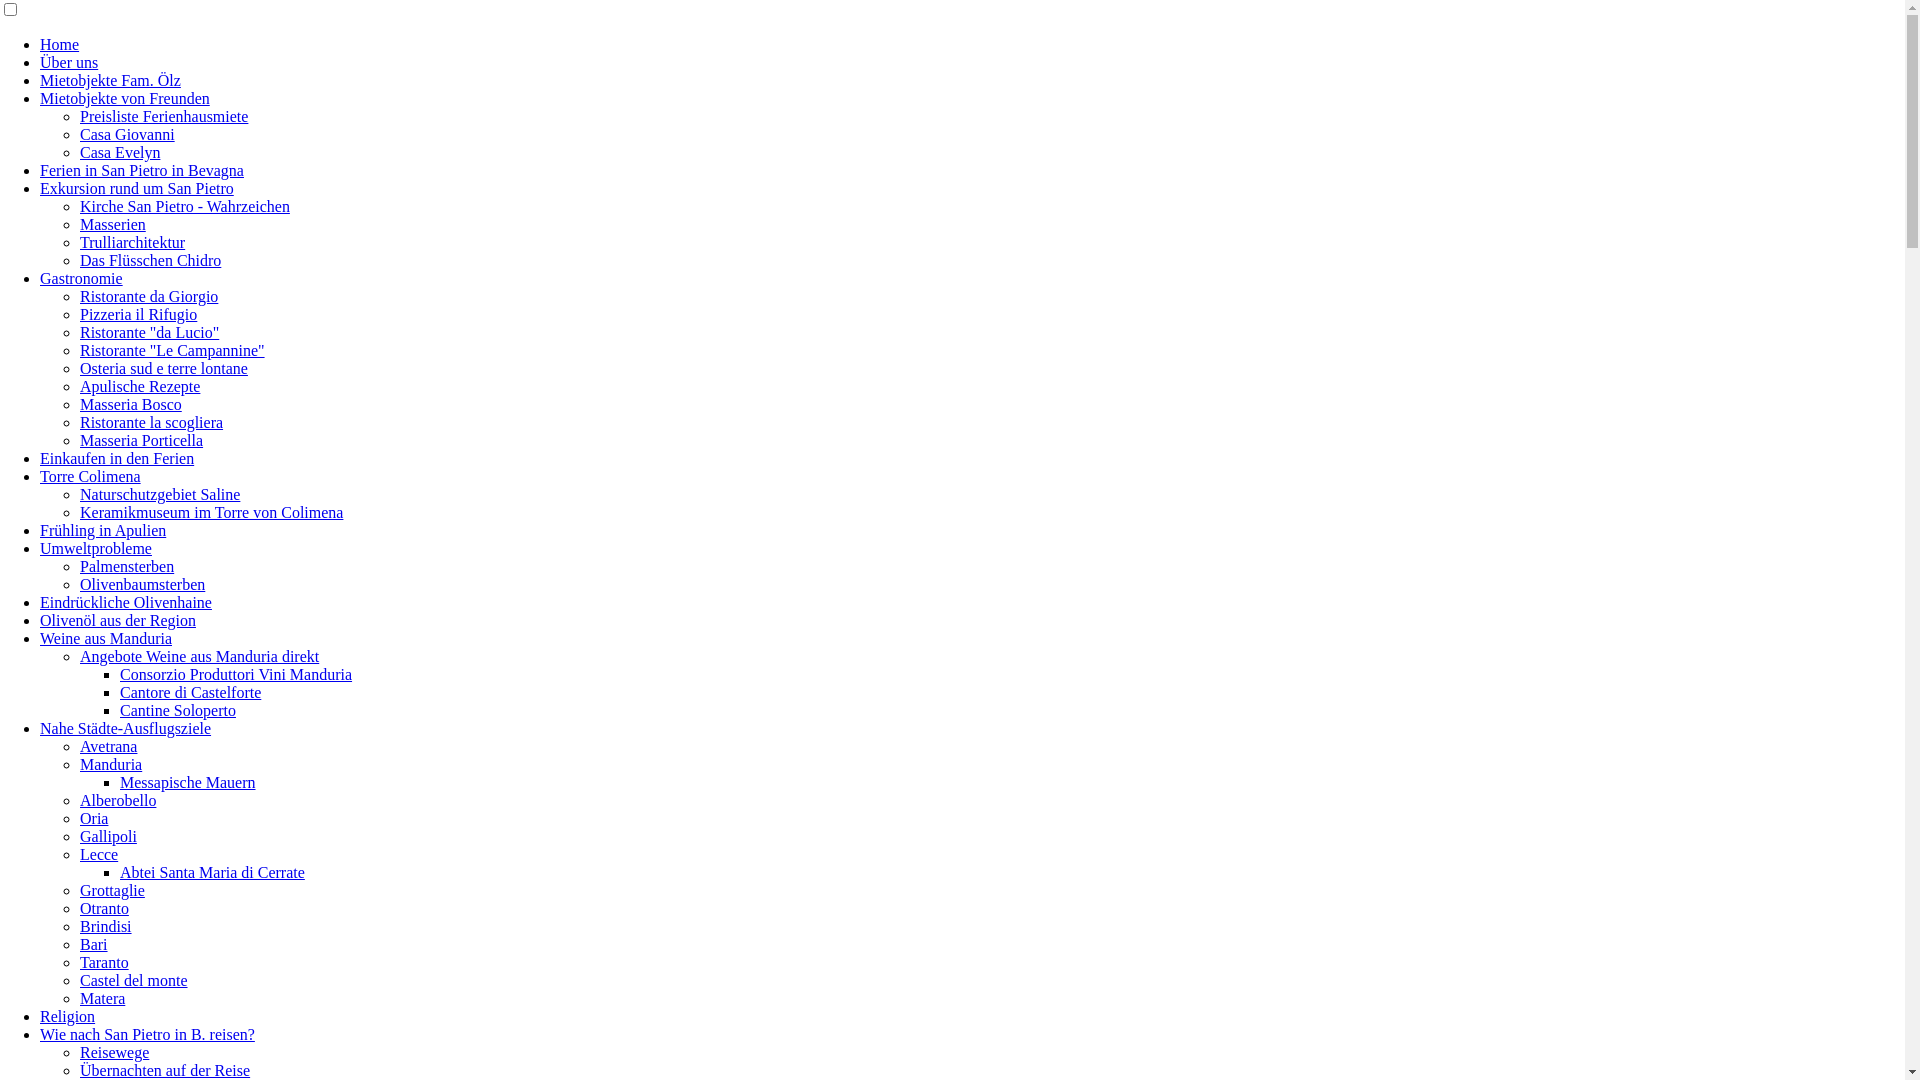 The height and width of the screenshot is (1080, 1920). What do you see at coordinates (211, 511) in the screenshot?
I see `'Keramikmuseum im Torre von Colimena'` at bounding box center [211, 511].